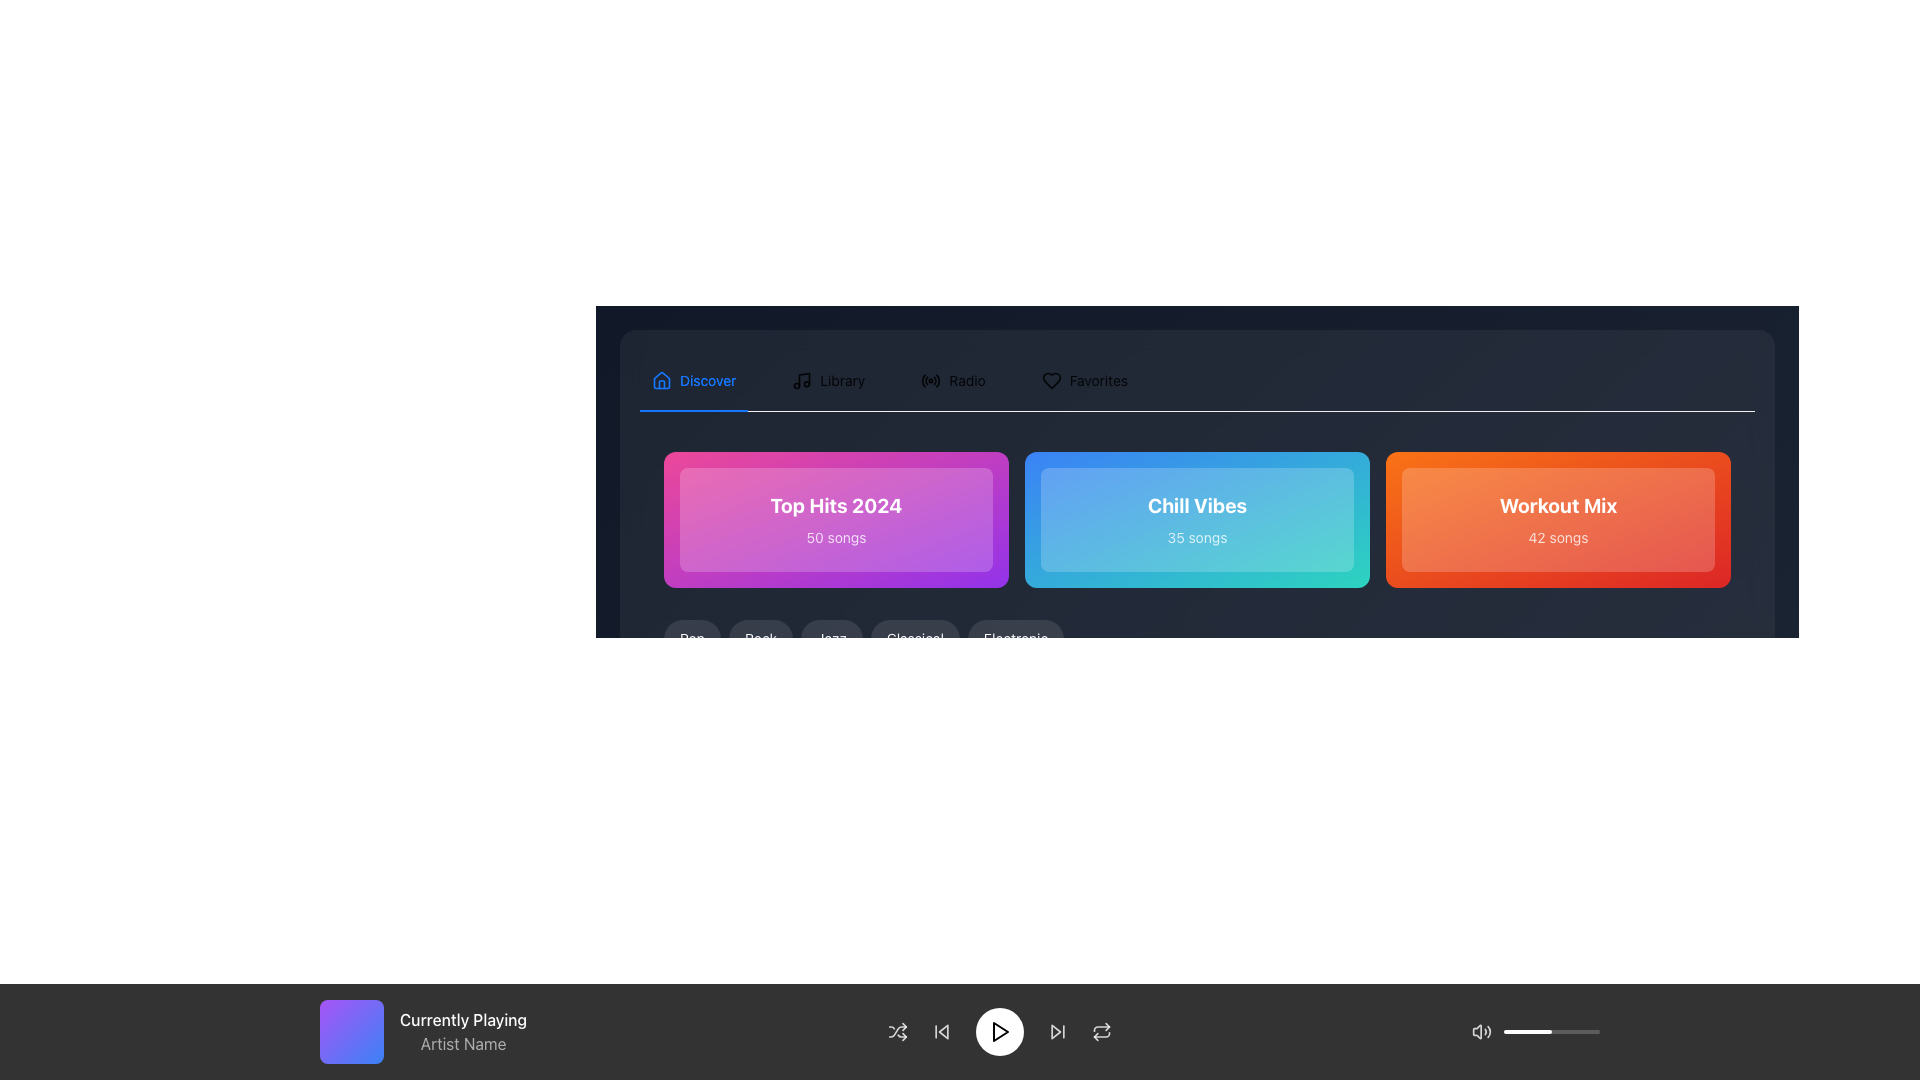 The image size is (1920, 1080). I want to click on the static text display showing 'Artist Name', which is styled with a lightweight font in dimmed white color on a dark background, located in the footer section below 'Currently Playing', so click(462, 1043).